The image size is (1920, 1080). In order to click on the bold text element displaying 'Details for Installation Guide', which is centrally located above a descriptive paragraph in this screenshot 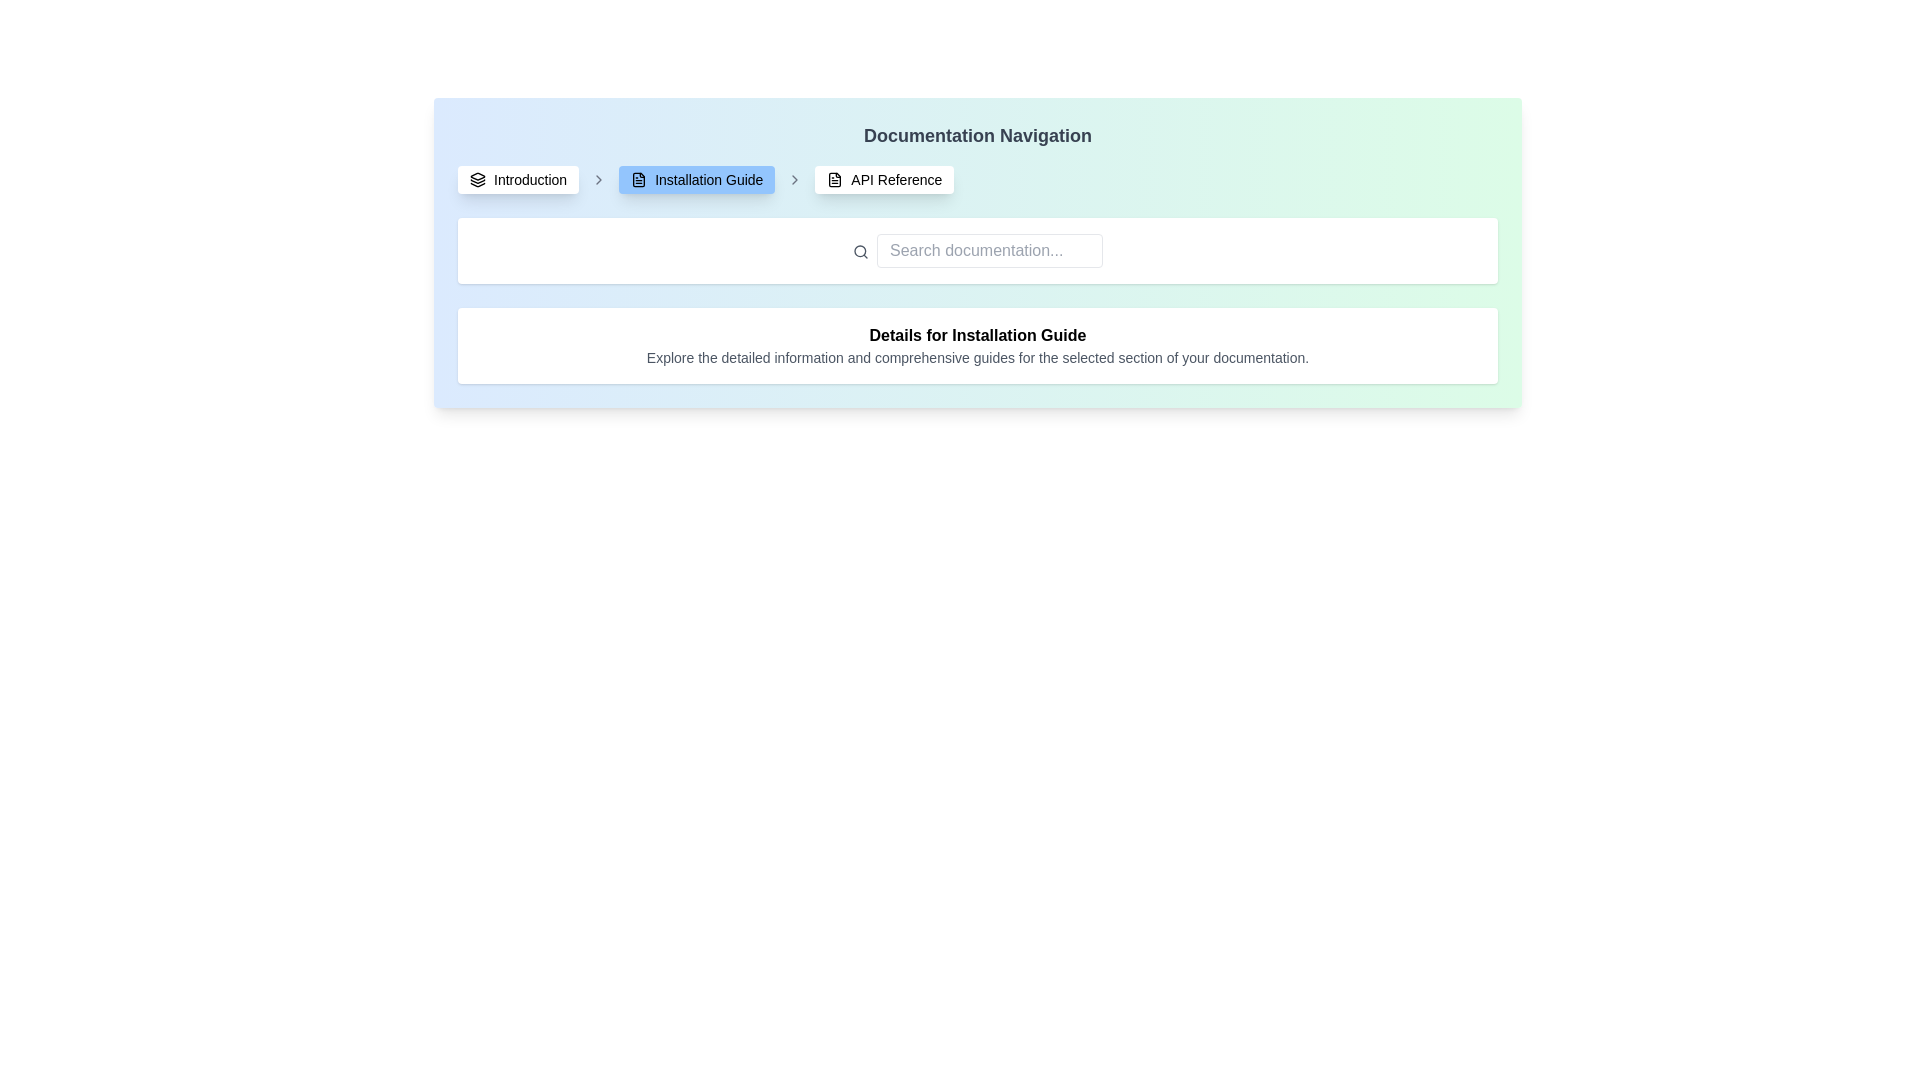, I will do `click(978, 334)`.